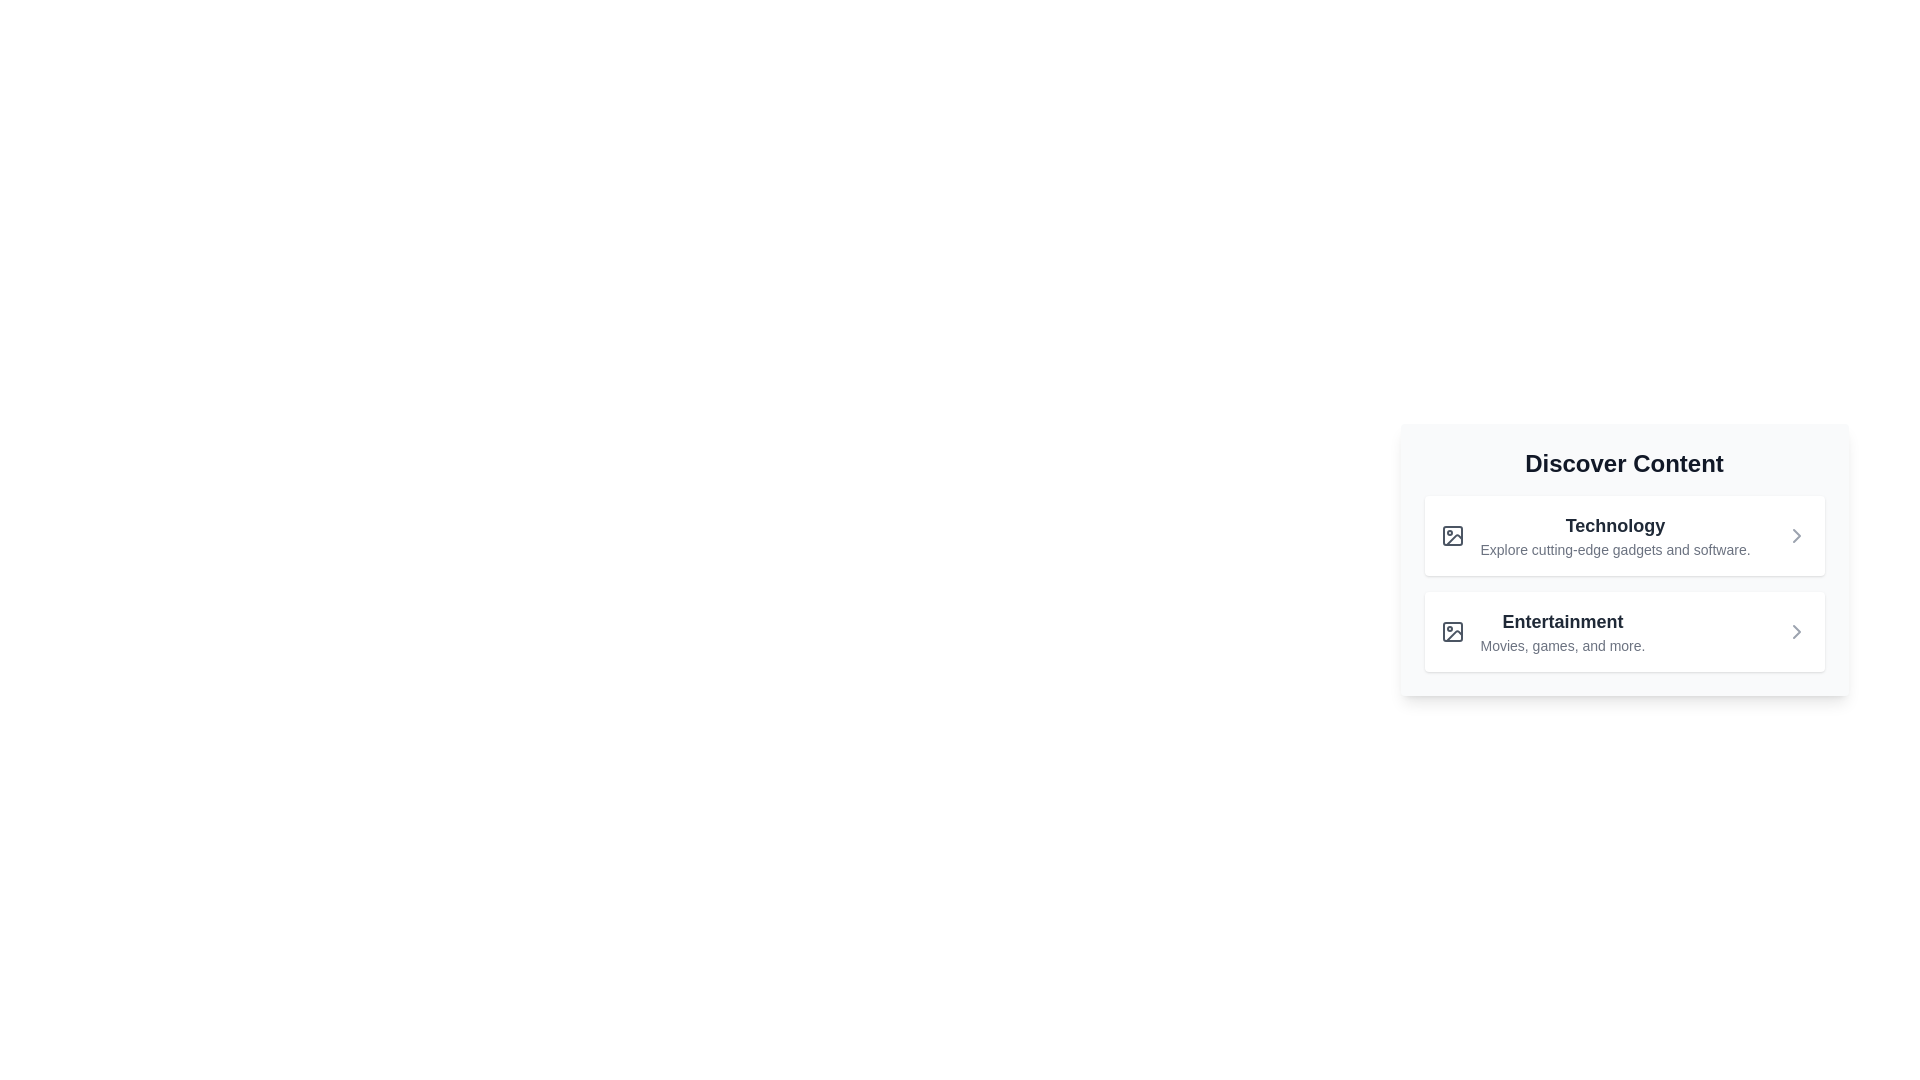  What do you see at coordinates (1615, 535) in the screenshot?
I see `the 'Technology' text element within the selectable card located in the 'Discover Content' section to potentially reveal additional options or tooltips` at bounding box center [1615, 535].